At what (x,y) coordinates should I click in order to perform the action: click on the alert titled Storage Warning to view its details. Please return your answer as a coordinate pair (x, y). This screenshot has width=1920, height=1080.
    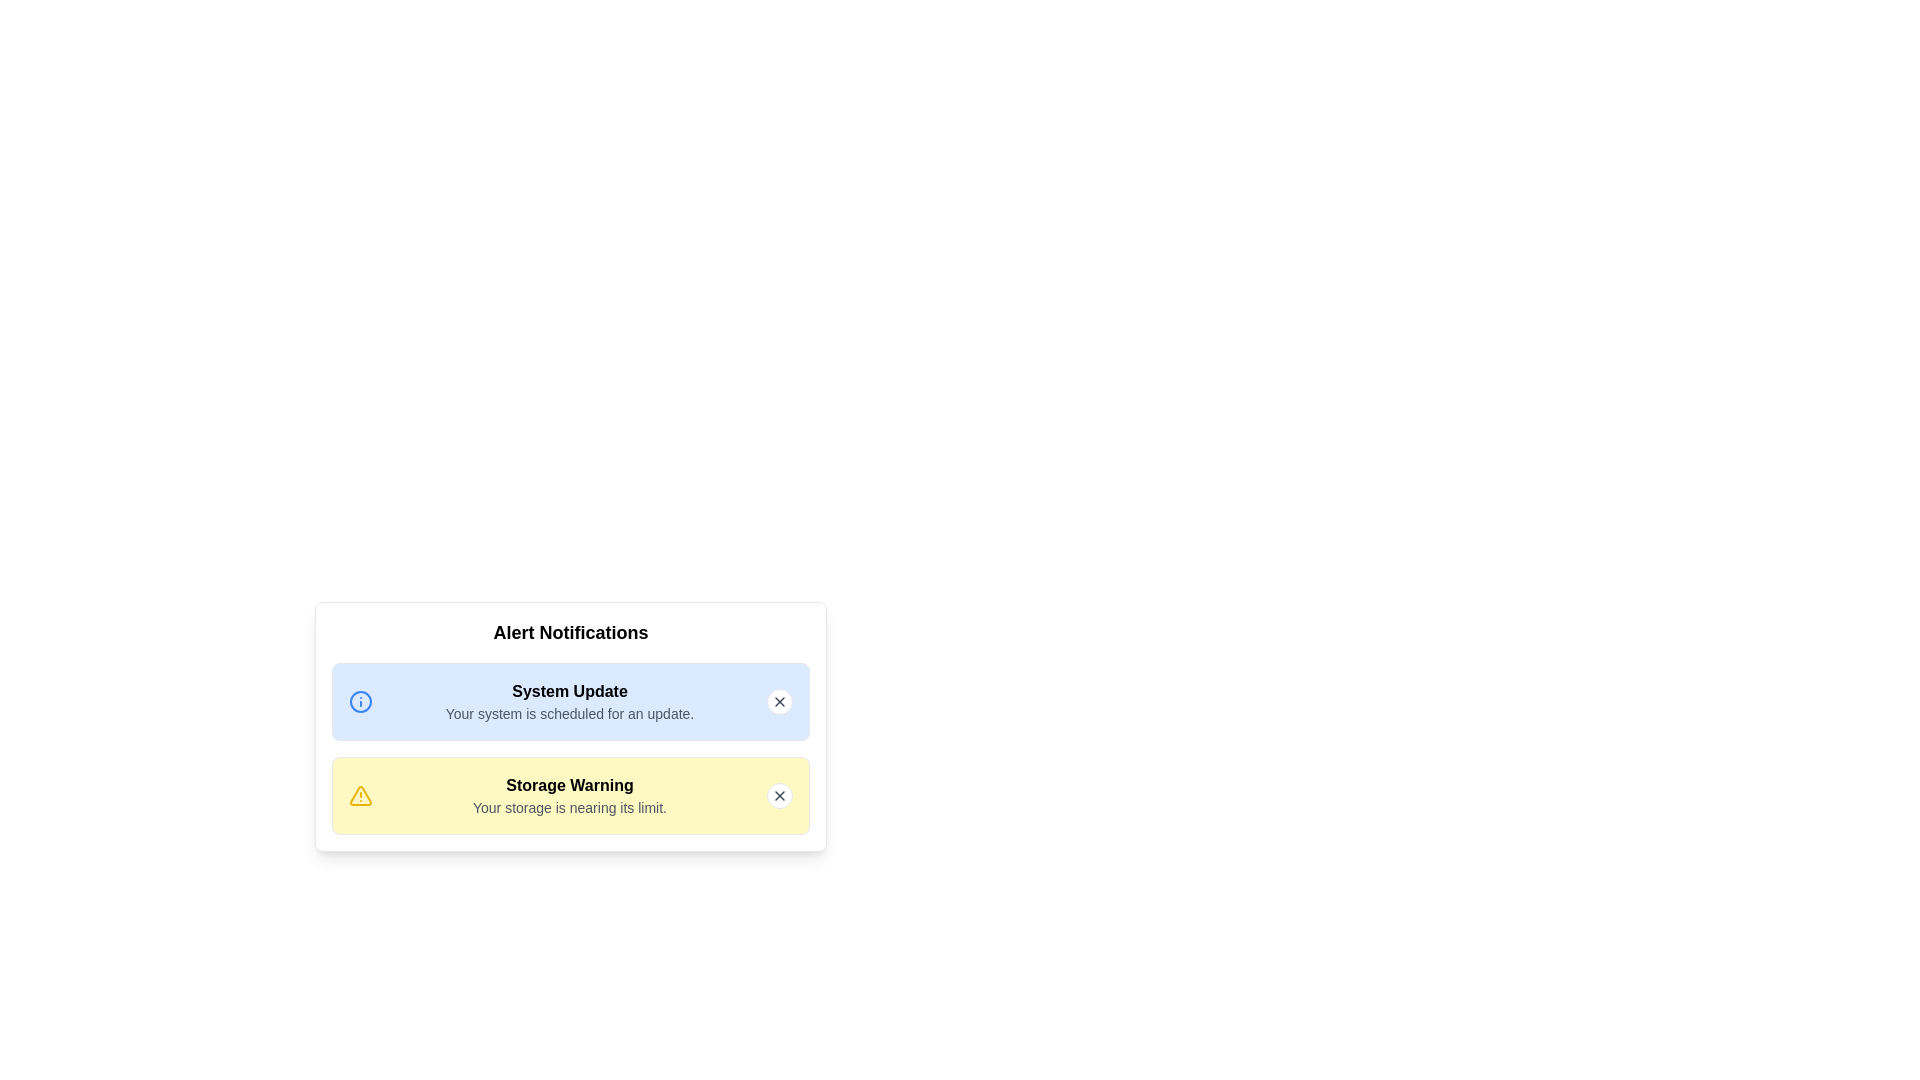
    Looking at the image, I should click on (569, 785).